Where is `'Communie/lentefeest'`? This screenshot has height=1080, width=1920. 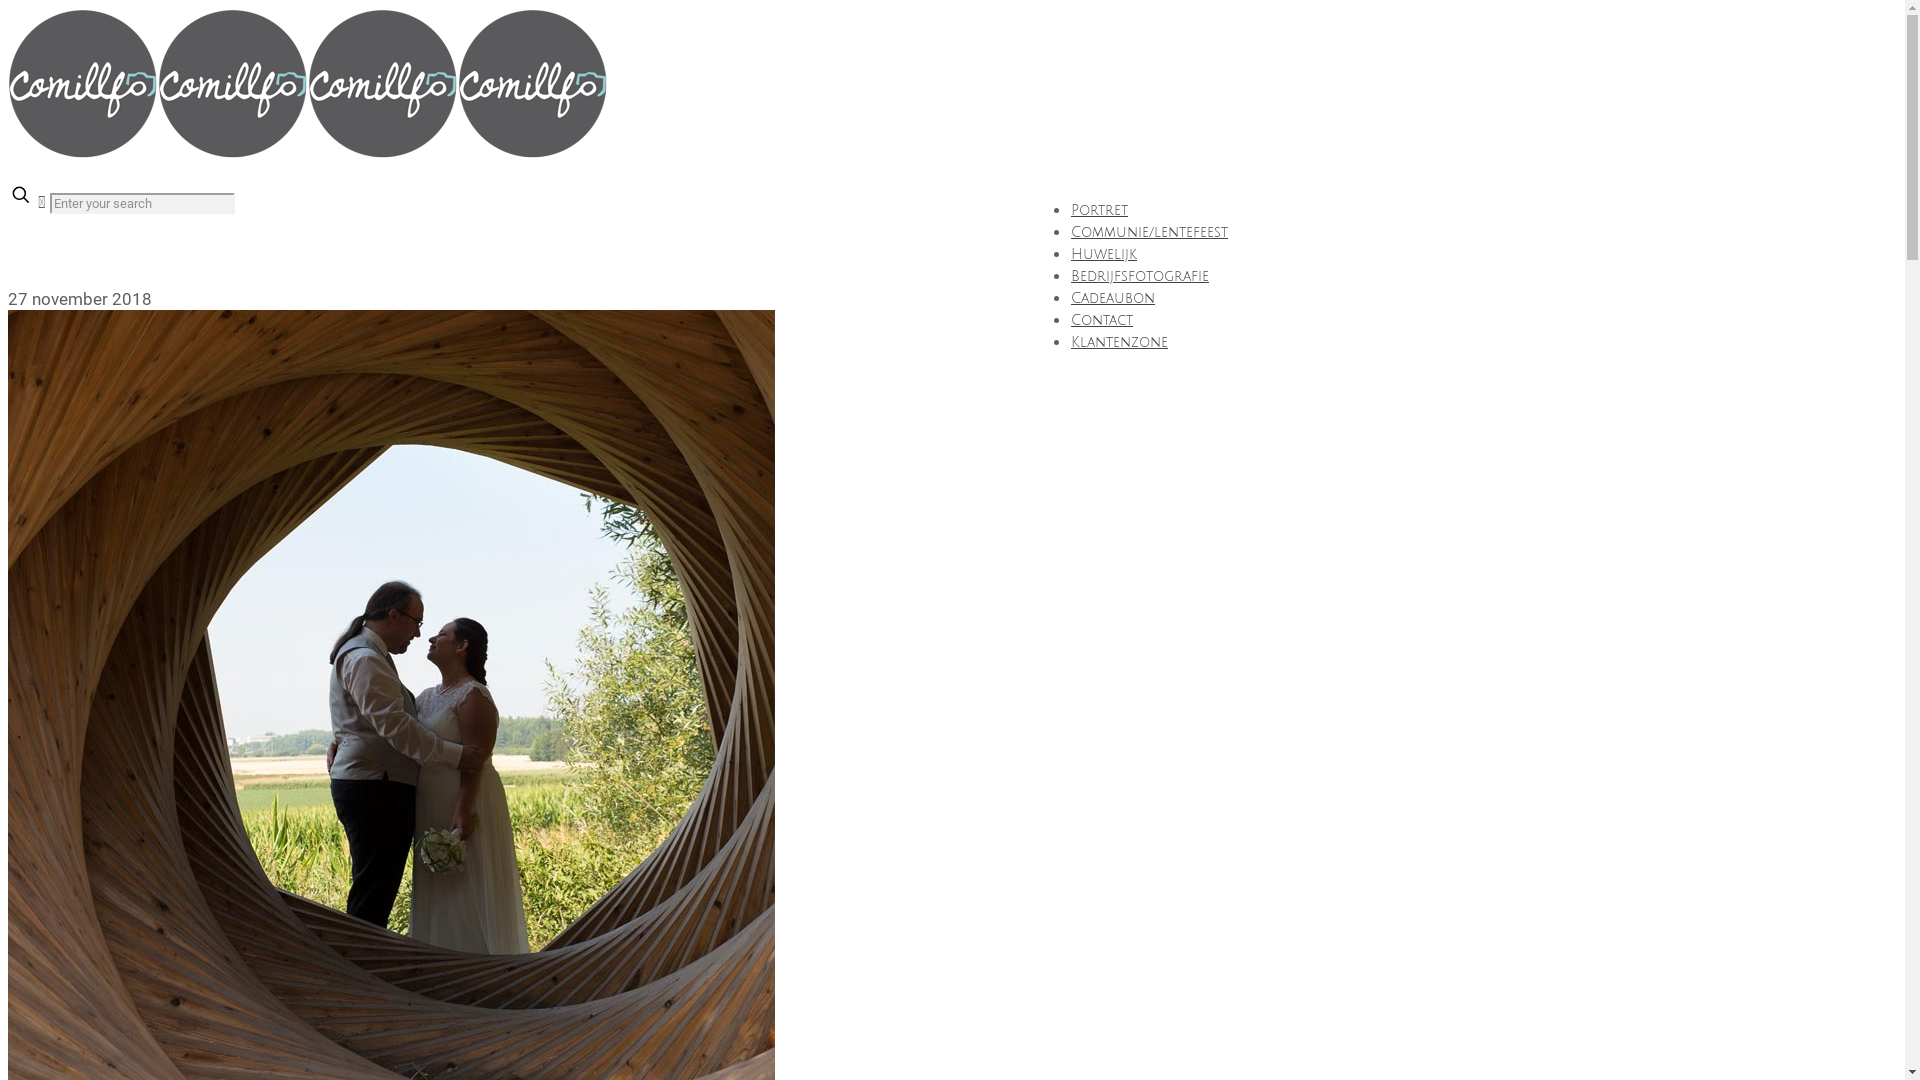 'Communie/lentefeest' is located at coordinates (1149, 231).